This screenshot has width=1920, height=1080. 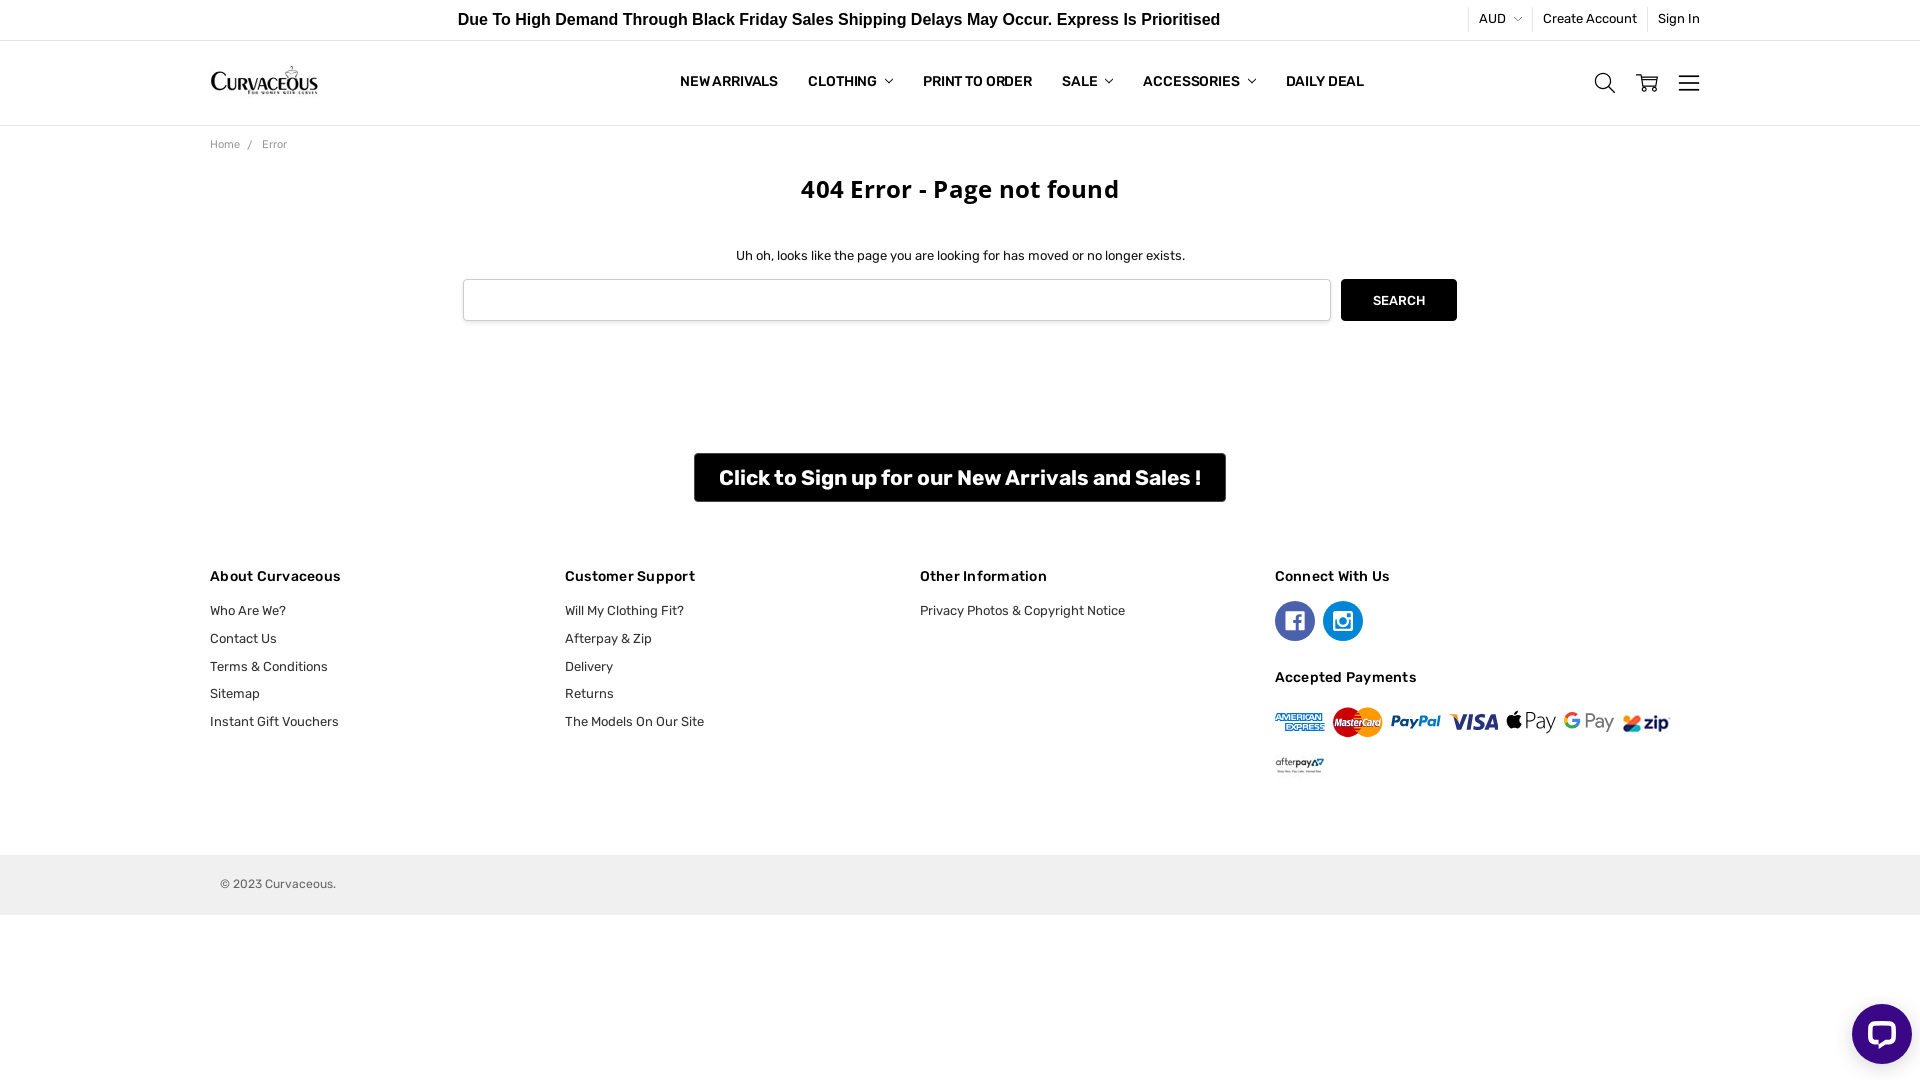 I want to click on 'Delivery', so click(x=564, y=666).